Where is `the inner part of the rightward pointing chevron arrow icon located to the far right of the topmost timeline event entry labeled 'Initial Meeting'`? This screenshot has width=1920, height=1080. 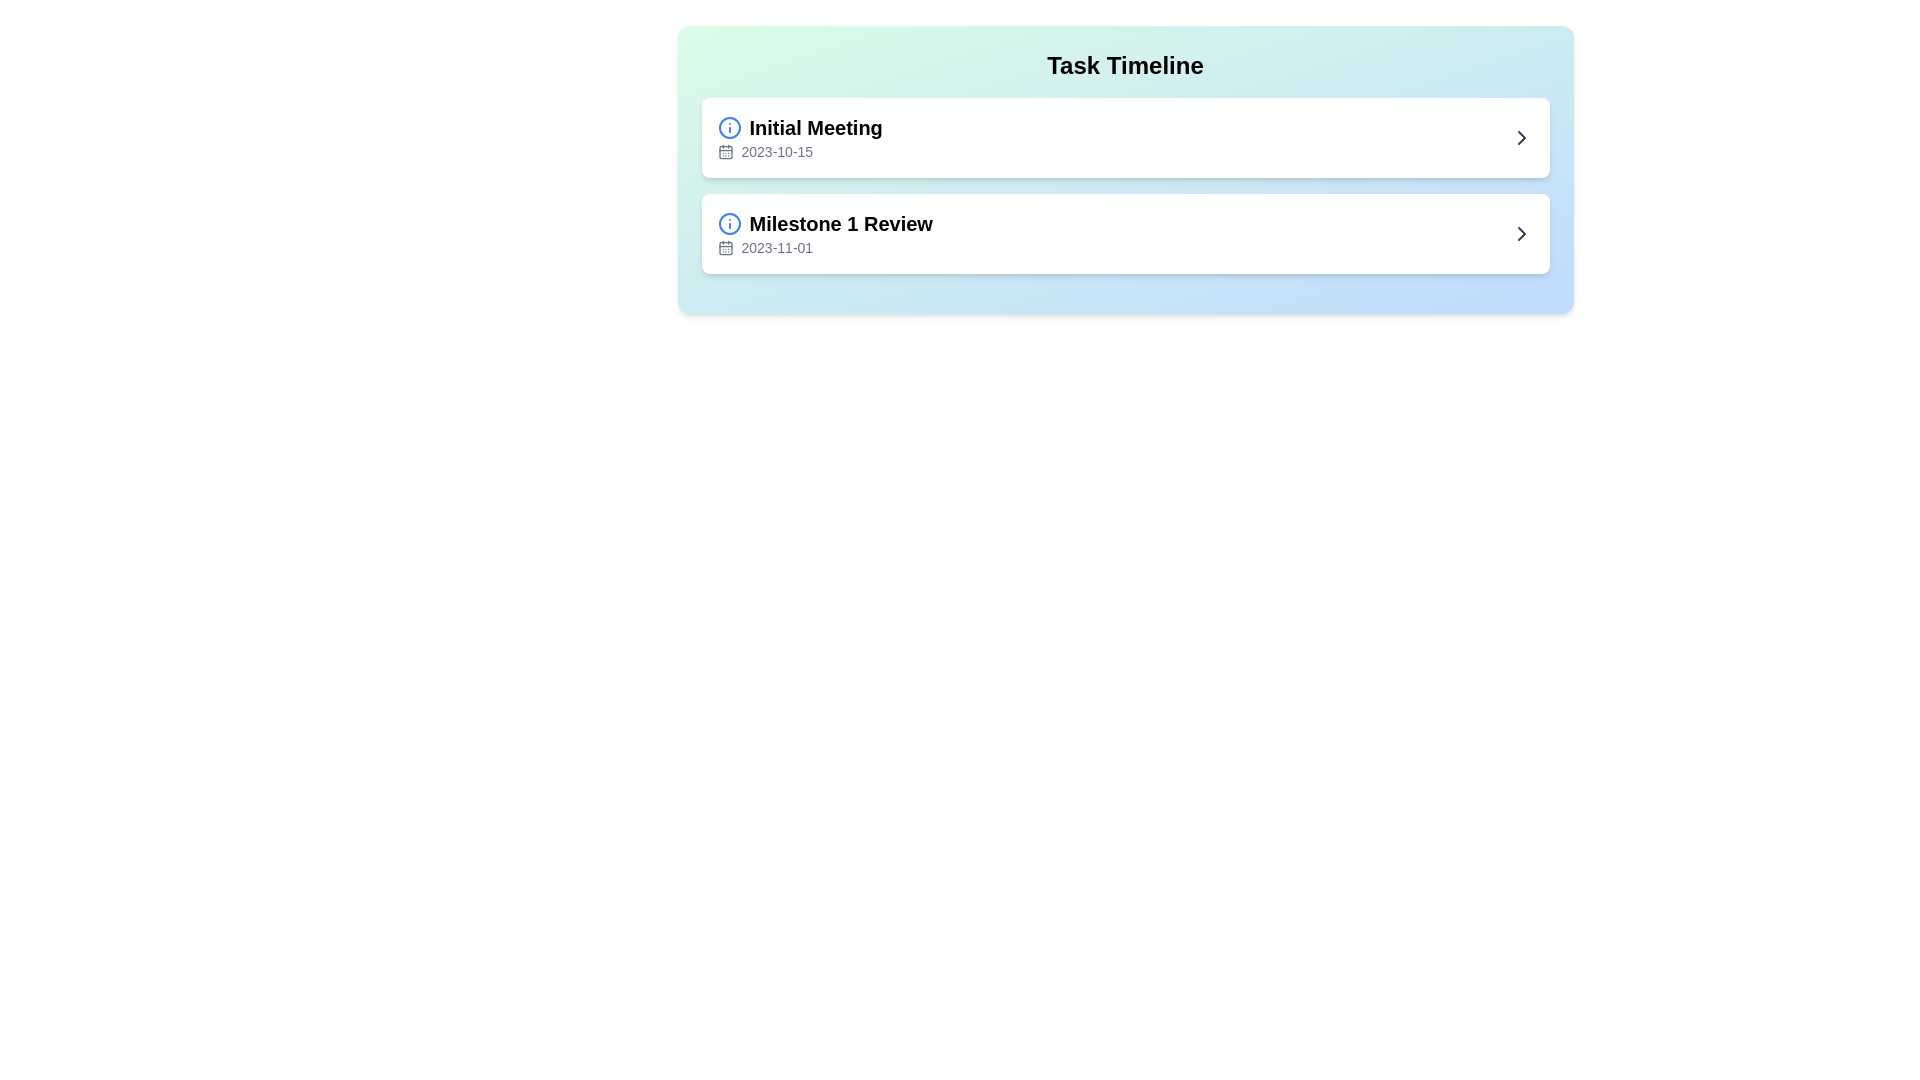
the inner part of the rightward pointing chevron arrow icon located to the far right of the topmost timeline event entry labeled 'Initial Meeting' is located at coordinates (1520, 137).